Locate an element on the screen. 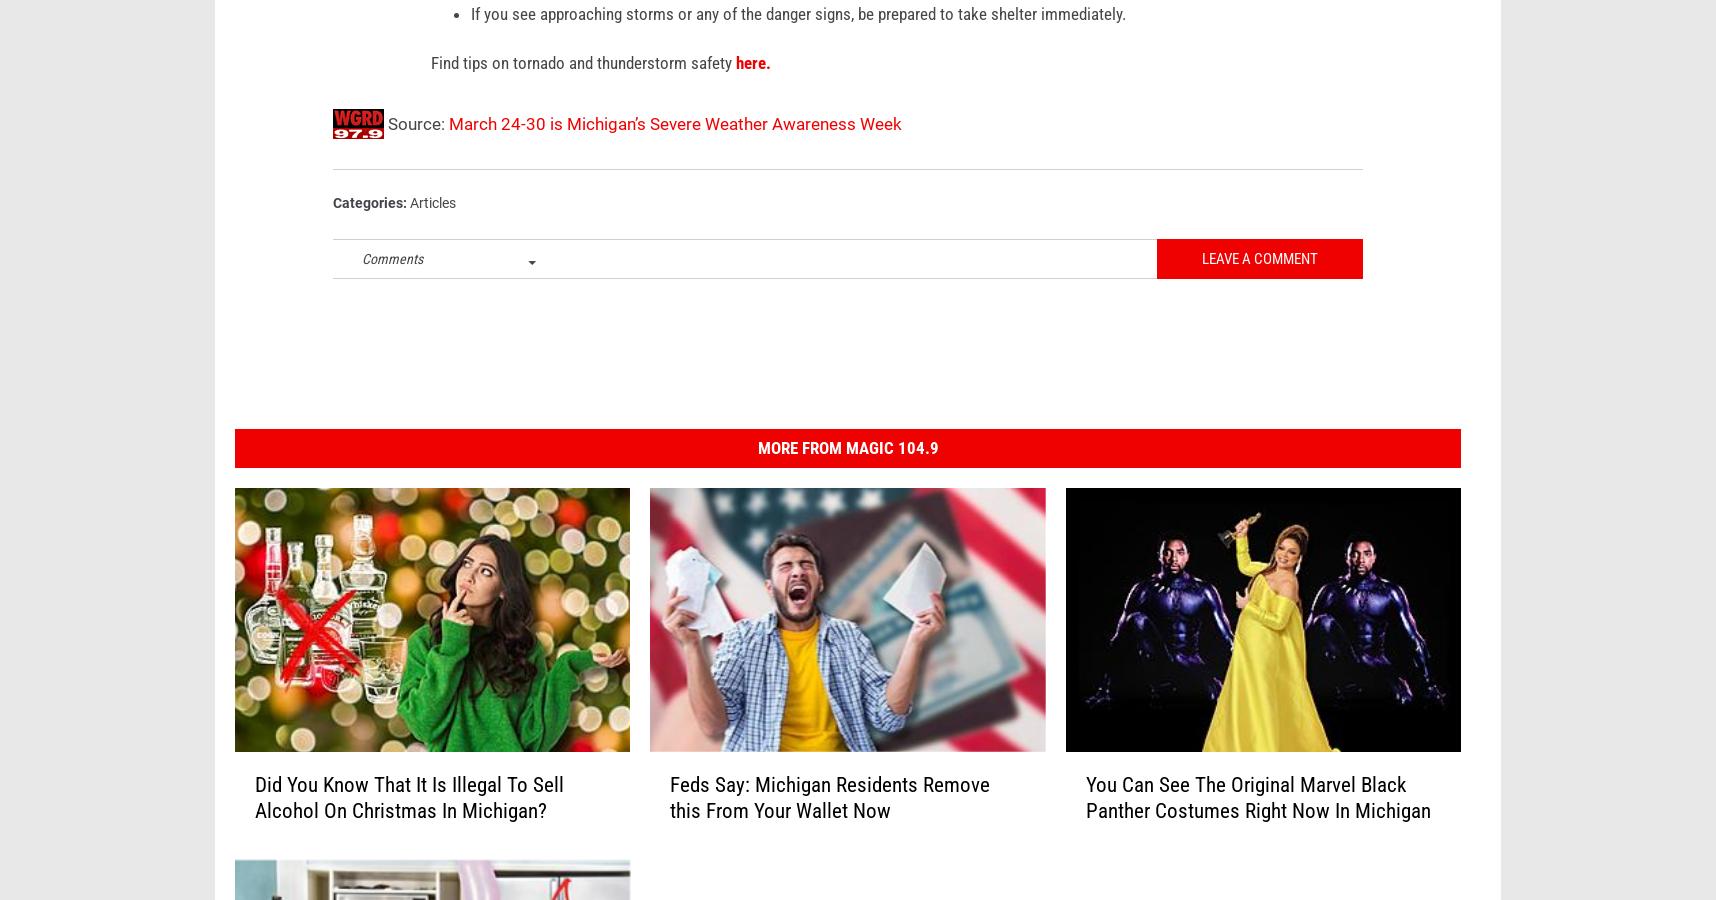 This screenshot has height=900, width=1716. 'More From Magic 104.9' is located at coordinates (847, 477).